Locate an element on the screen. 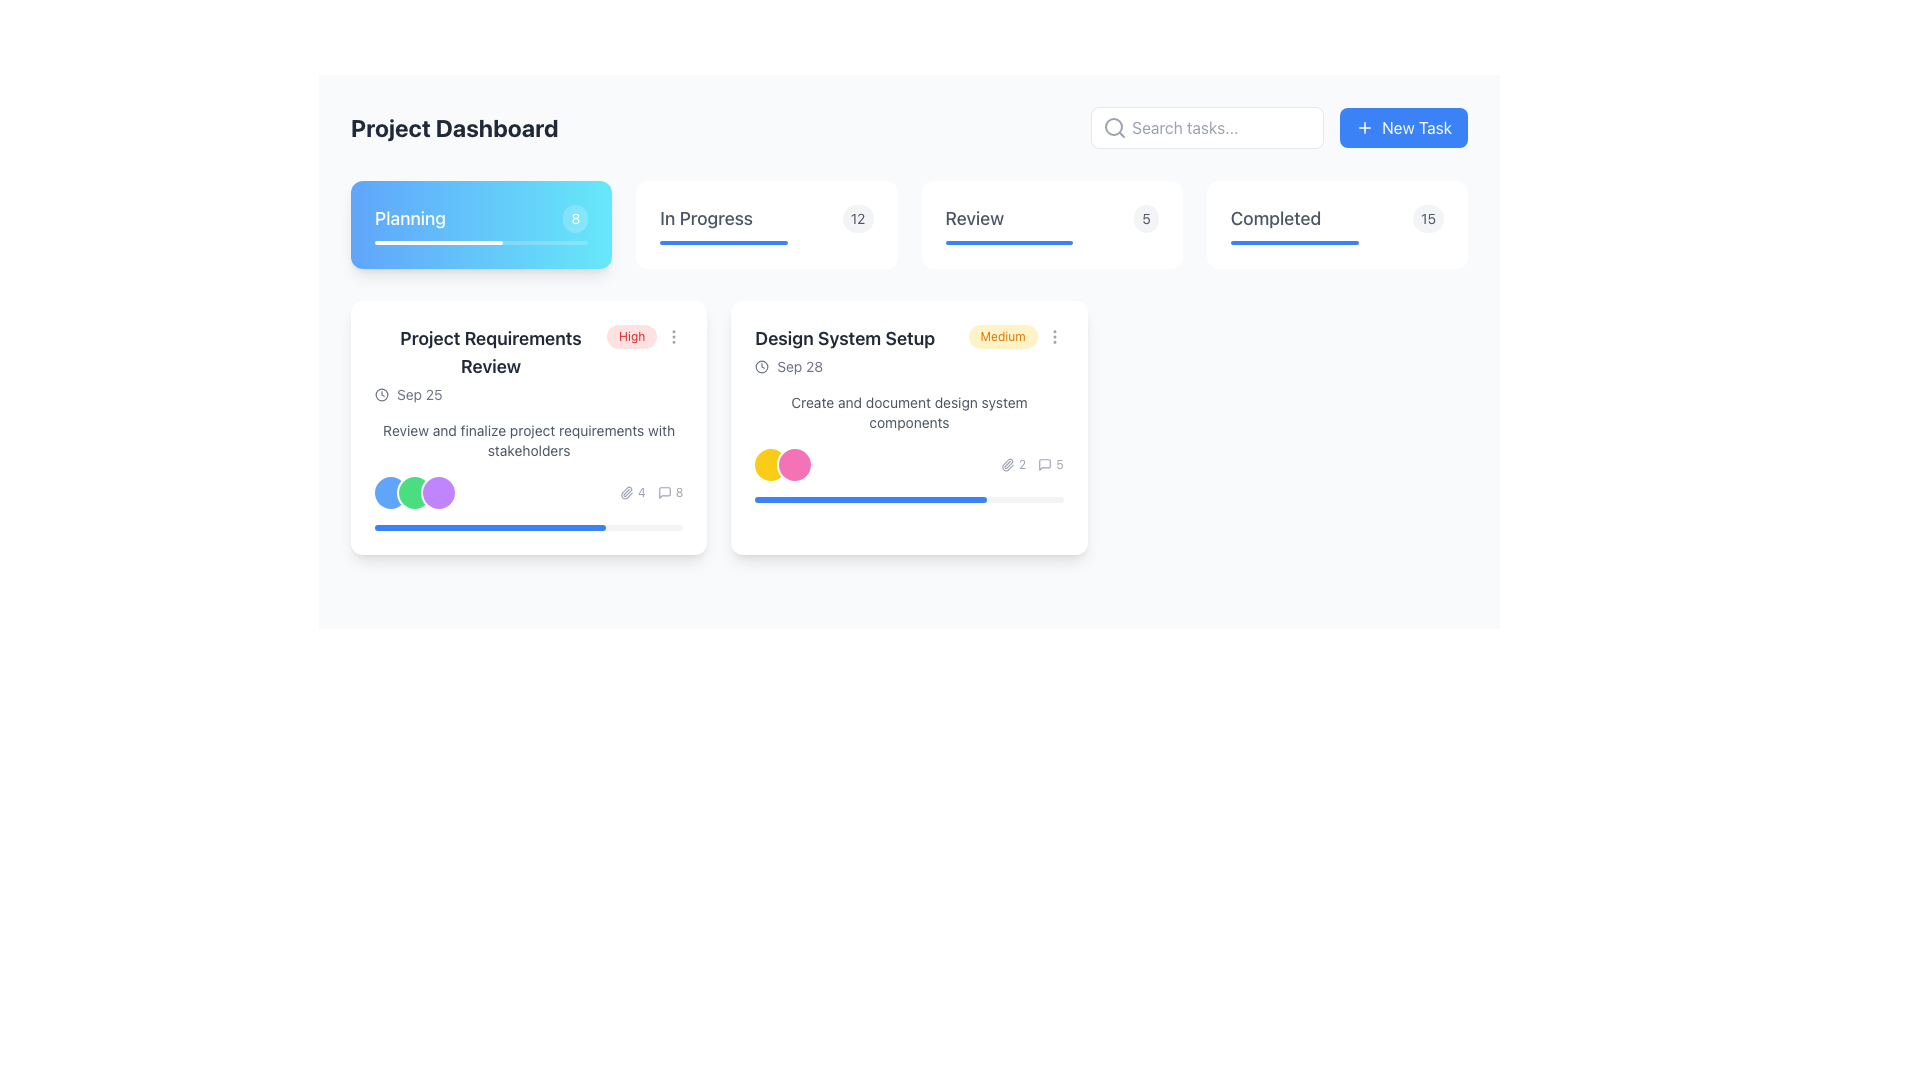  the Comment indicator with the speech bubble icon and the numerical value '8' located in the lower right section of the 'Project Requirements Review' card is located at coordinates (670, 493).